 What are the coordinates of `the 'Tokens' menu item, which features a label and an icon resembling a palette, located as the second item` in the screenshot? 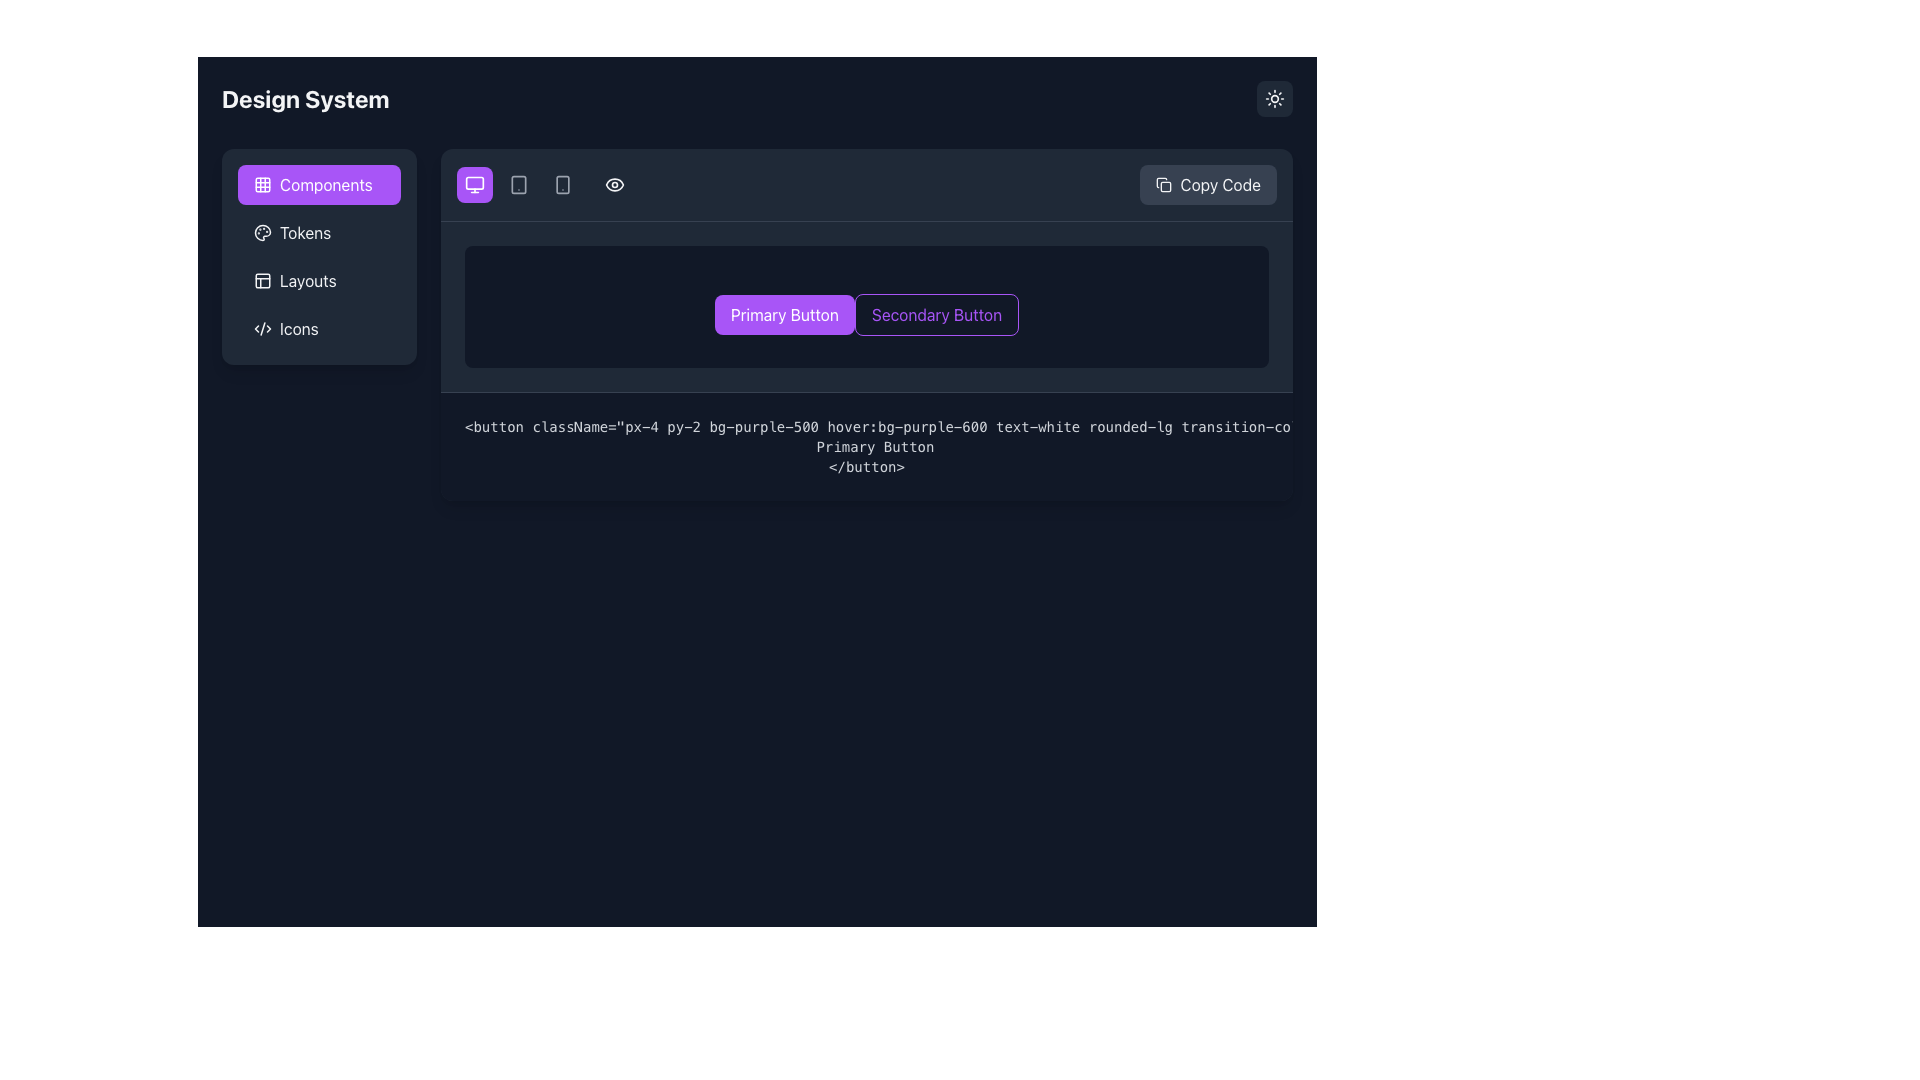 It's located at (318, 231).